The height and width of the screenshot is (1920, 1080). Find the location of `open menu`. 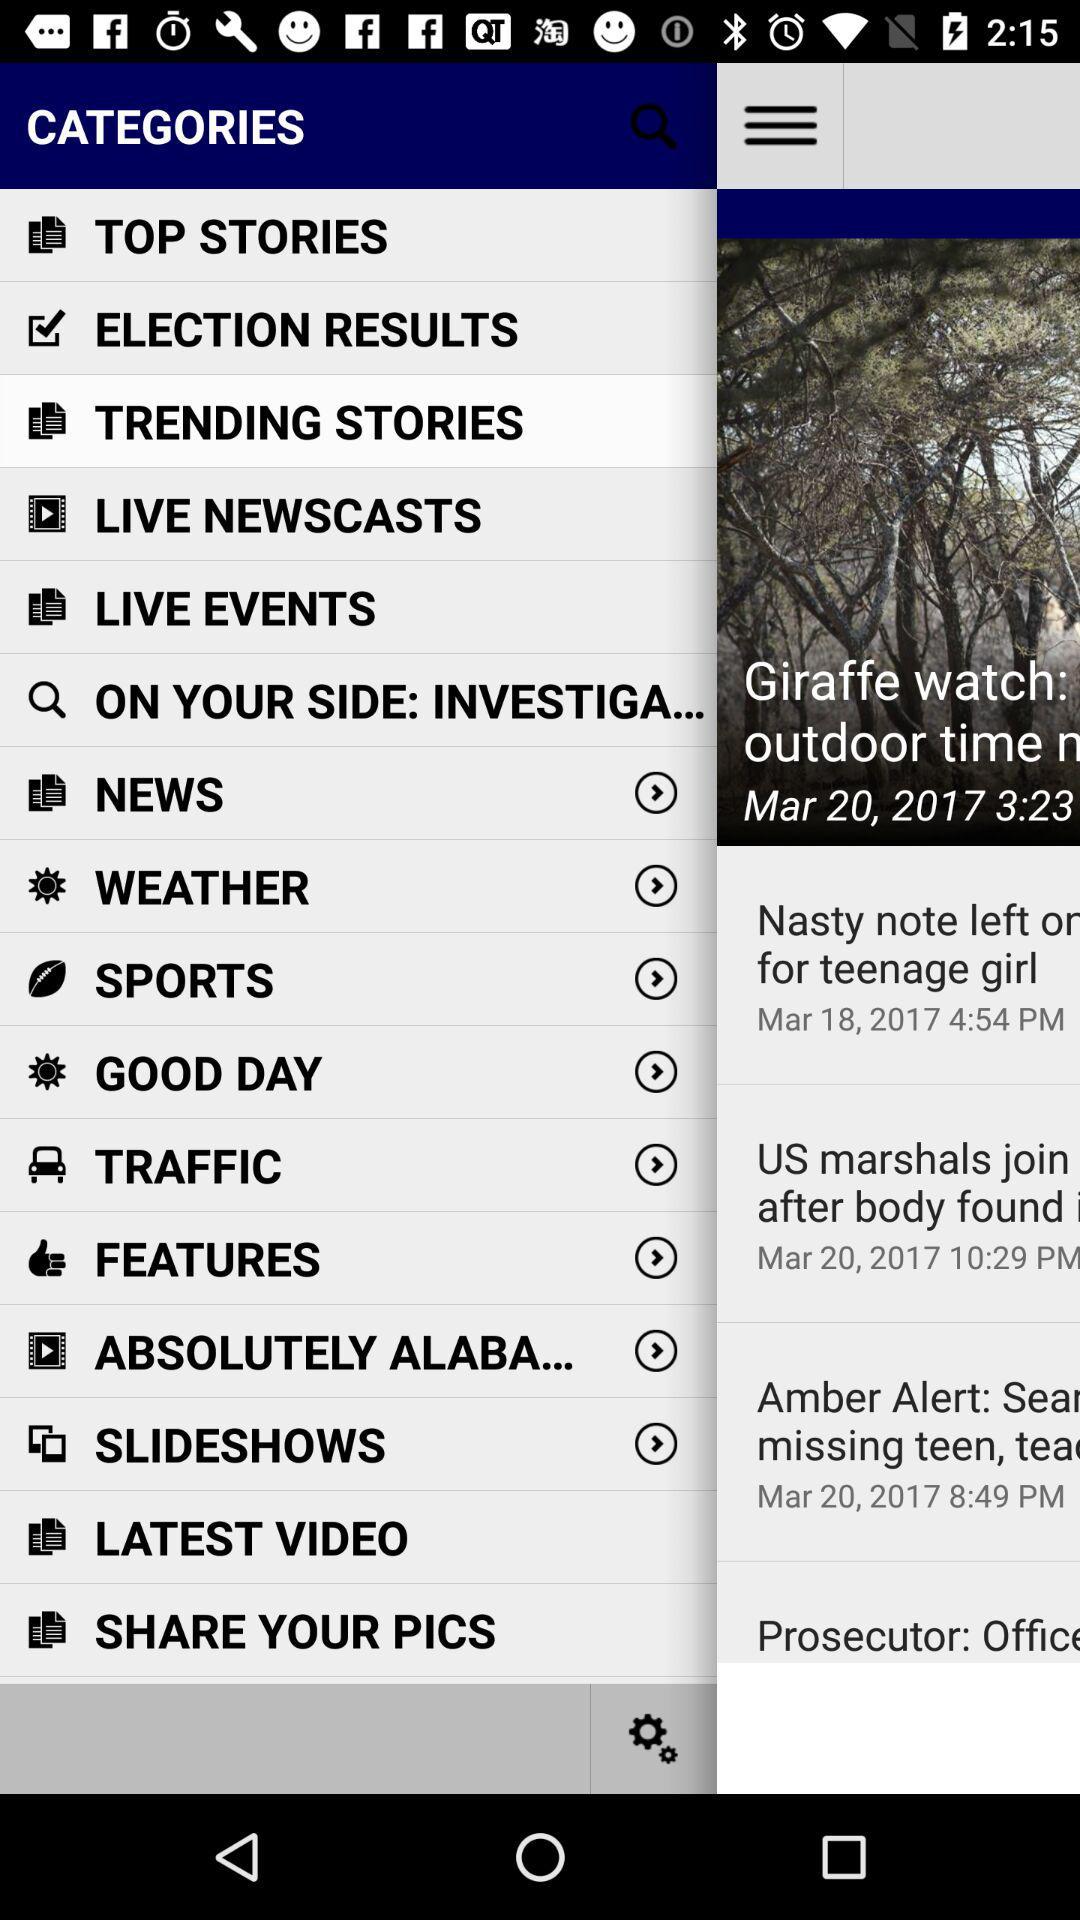

open menu is located at coordinates (778, 124).